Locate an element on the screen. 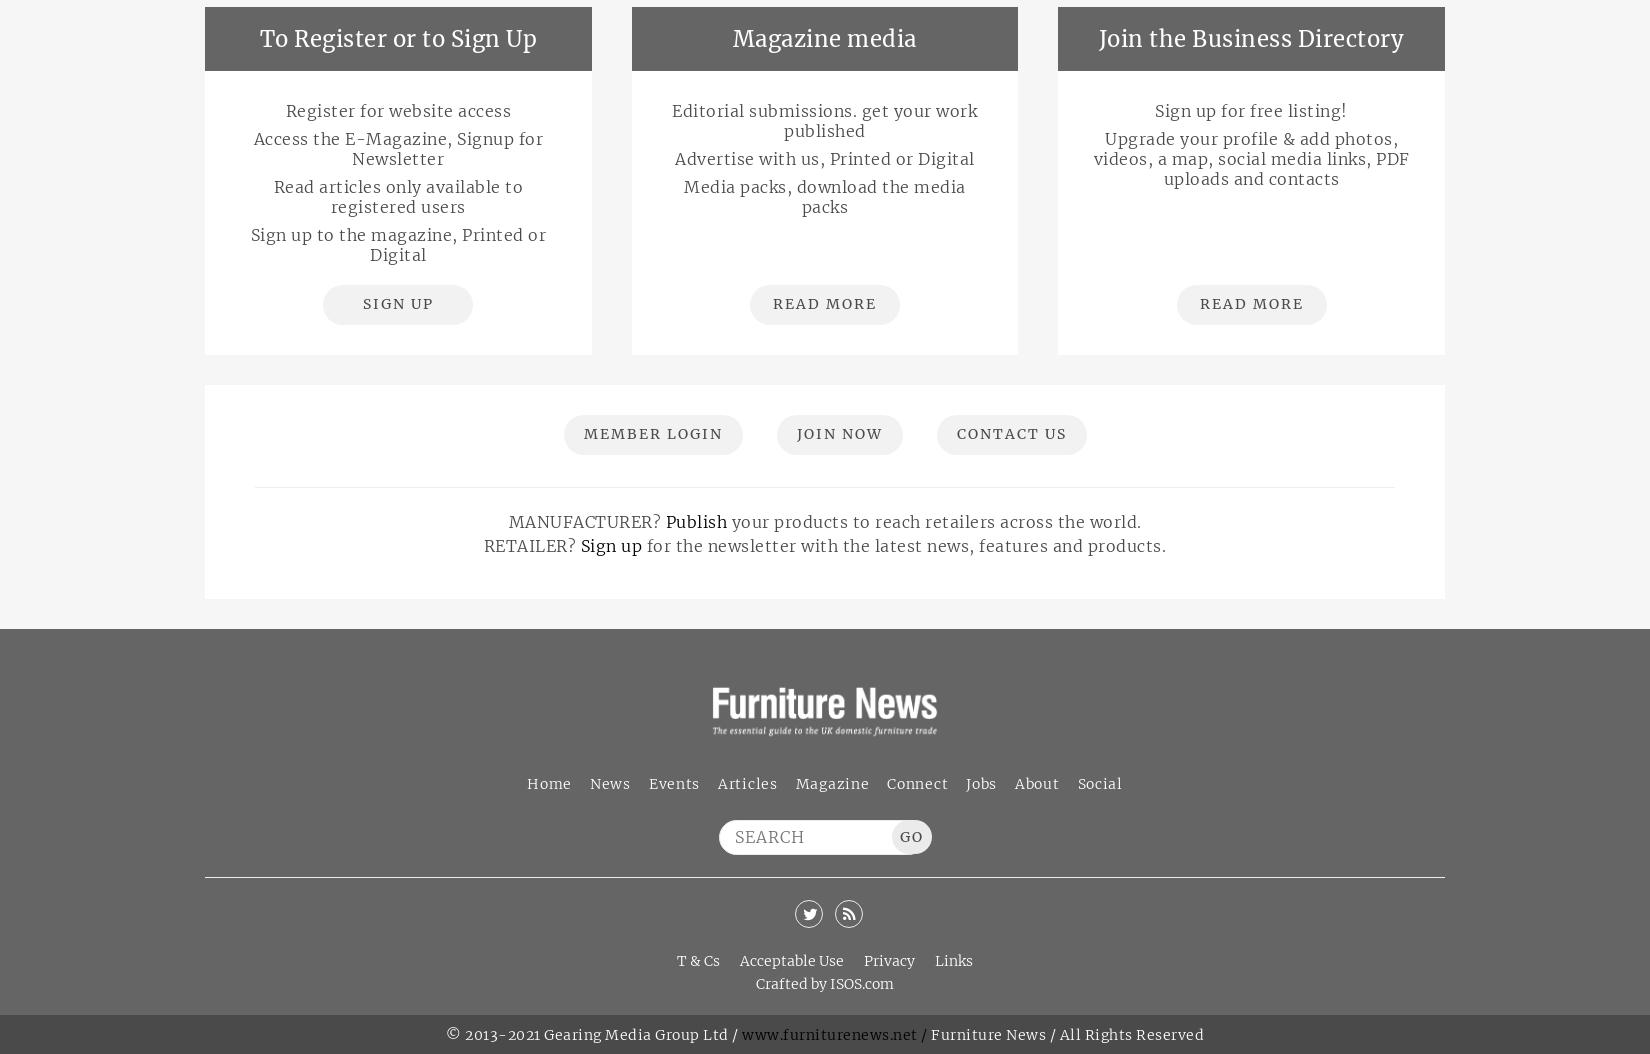 Image resolution: width=1650 pixels, height=1054 pixels. 'Publish' is located at coordinates (694, 521).